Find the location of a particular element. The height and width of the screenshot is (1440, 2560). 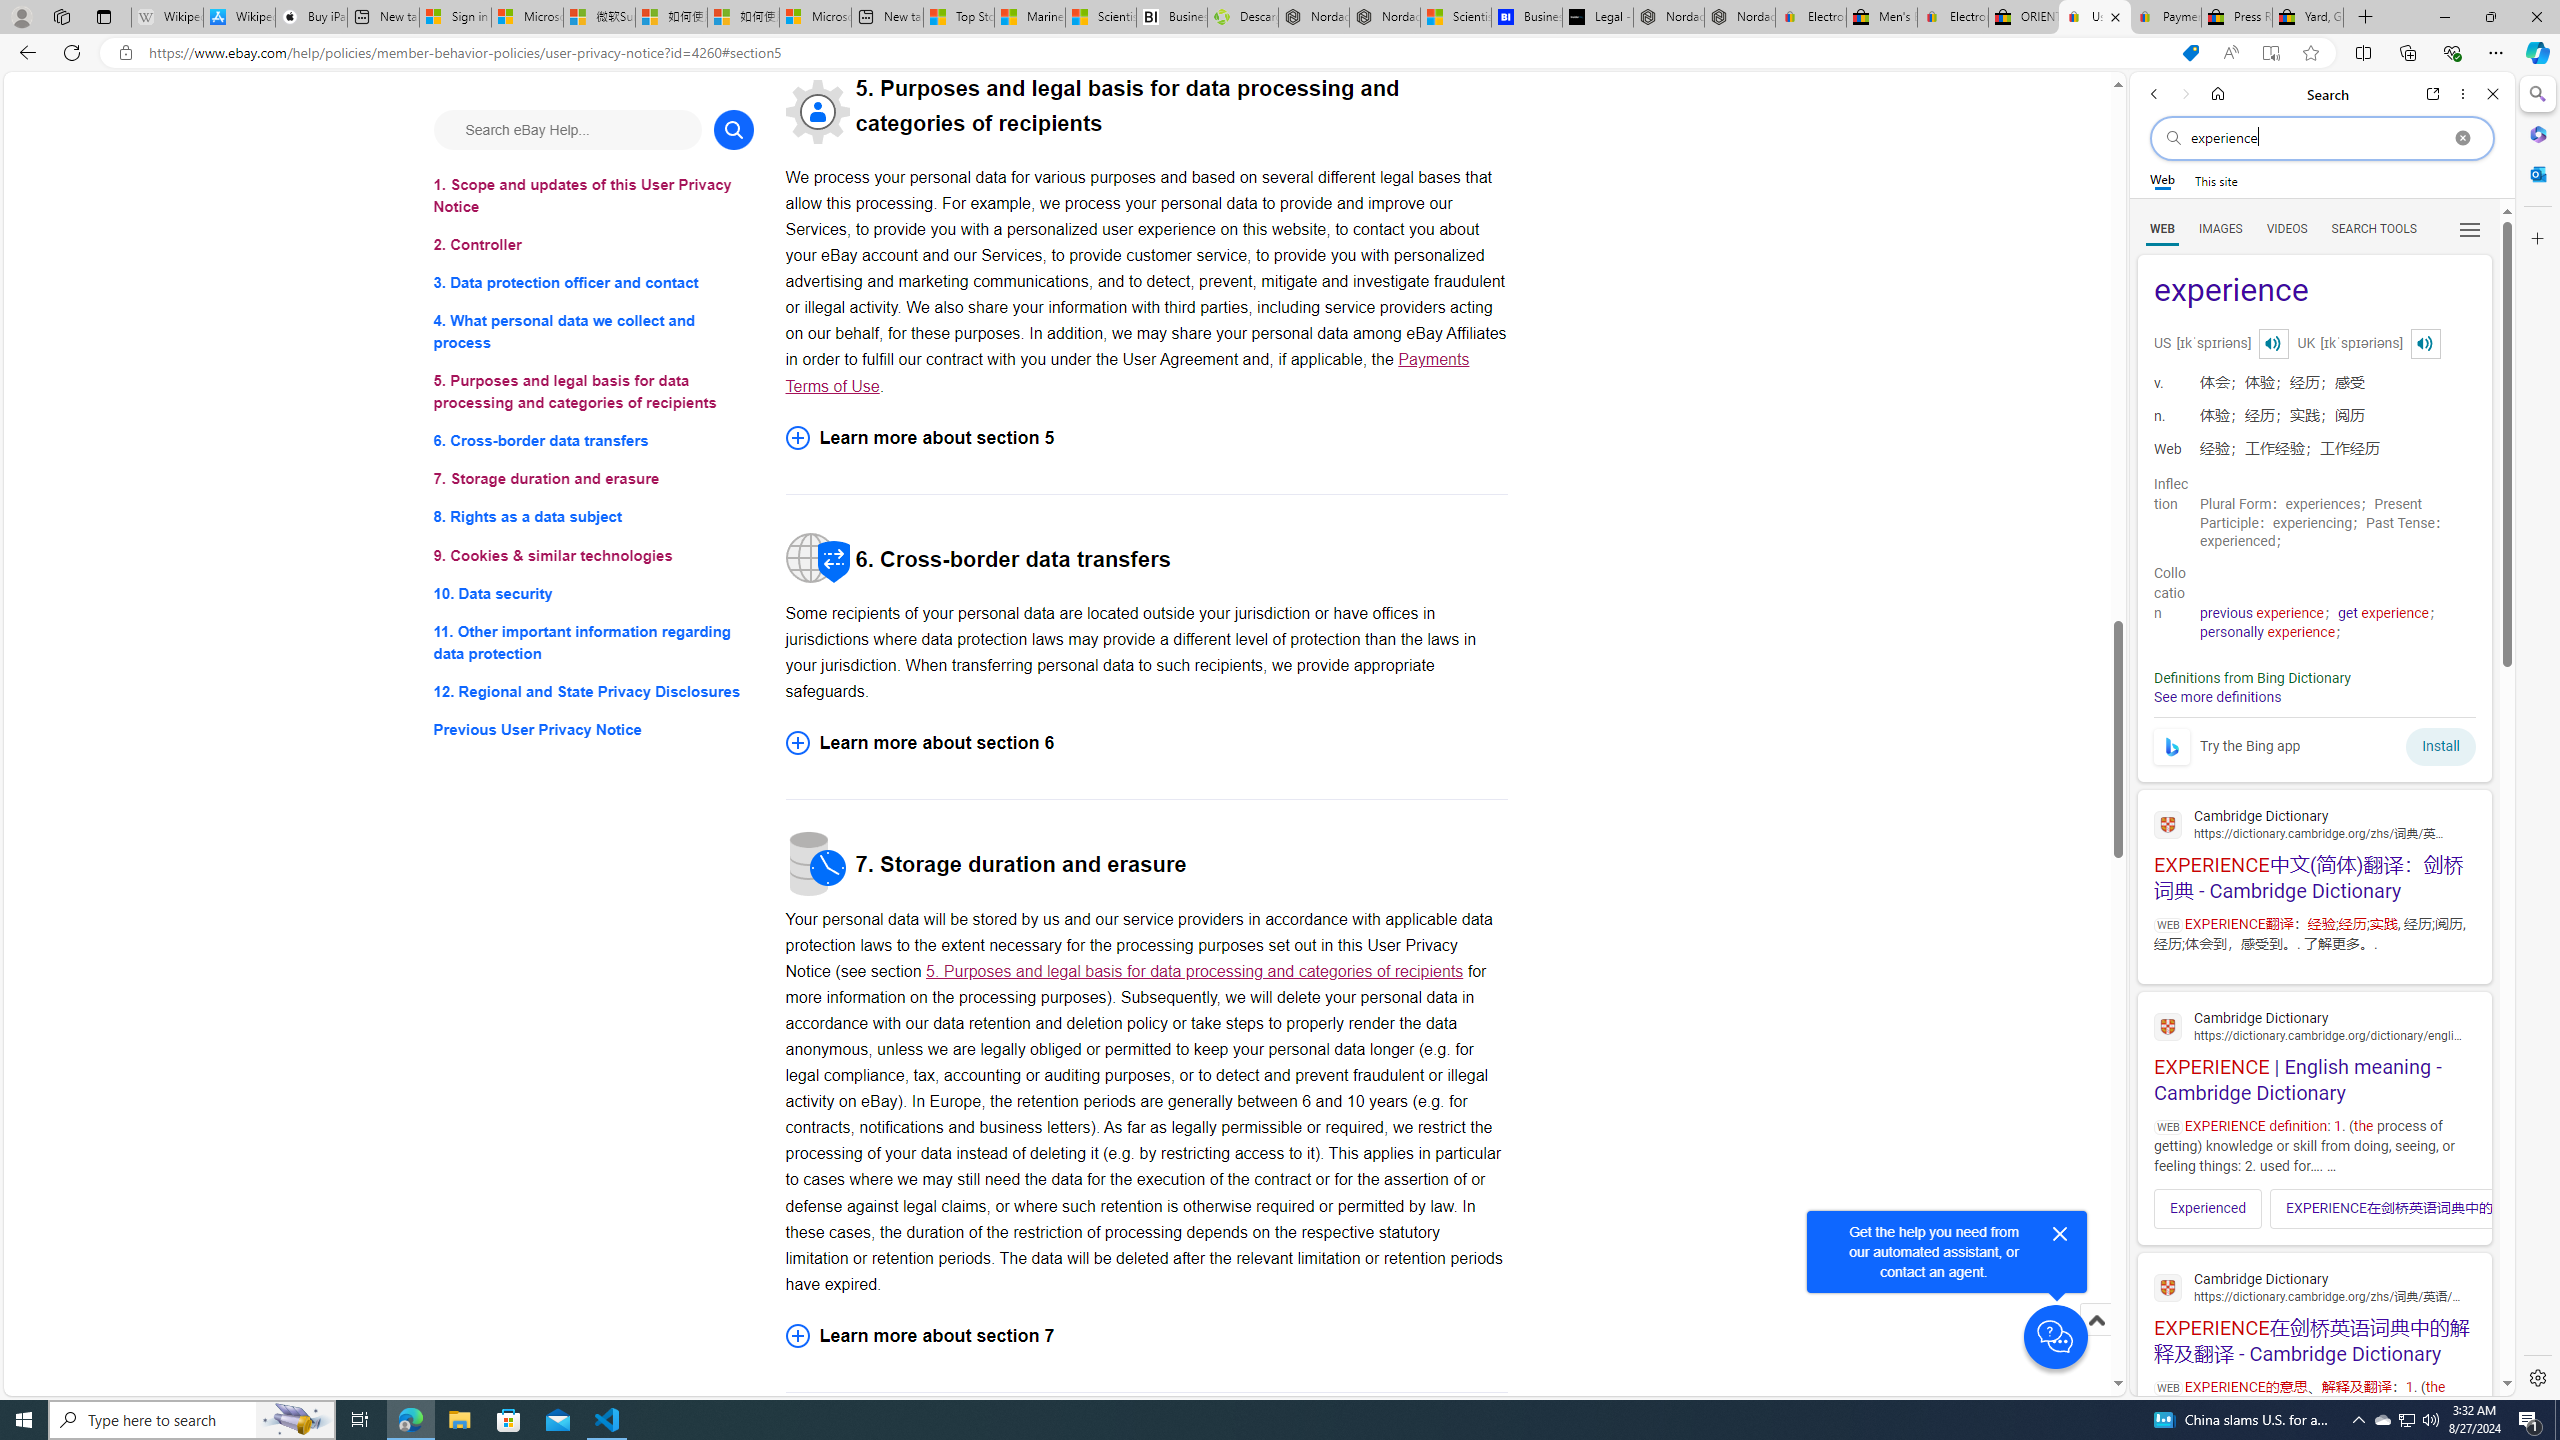

'11. Other important information regarding data protection' is located at coordinates (592, 642).